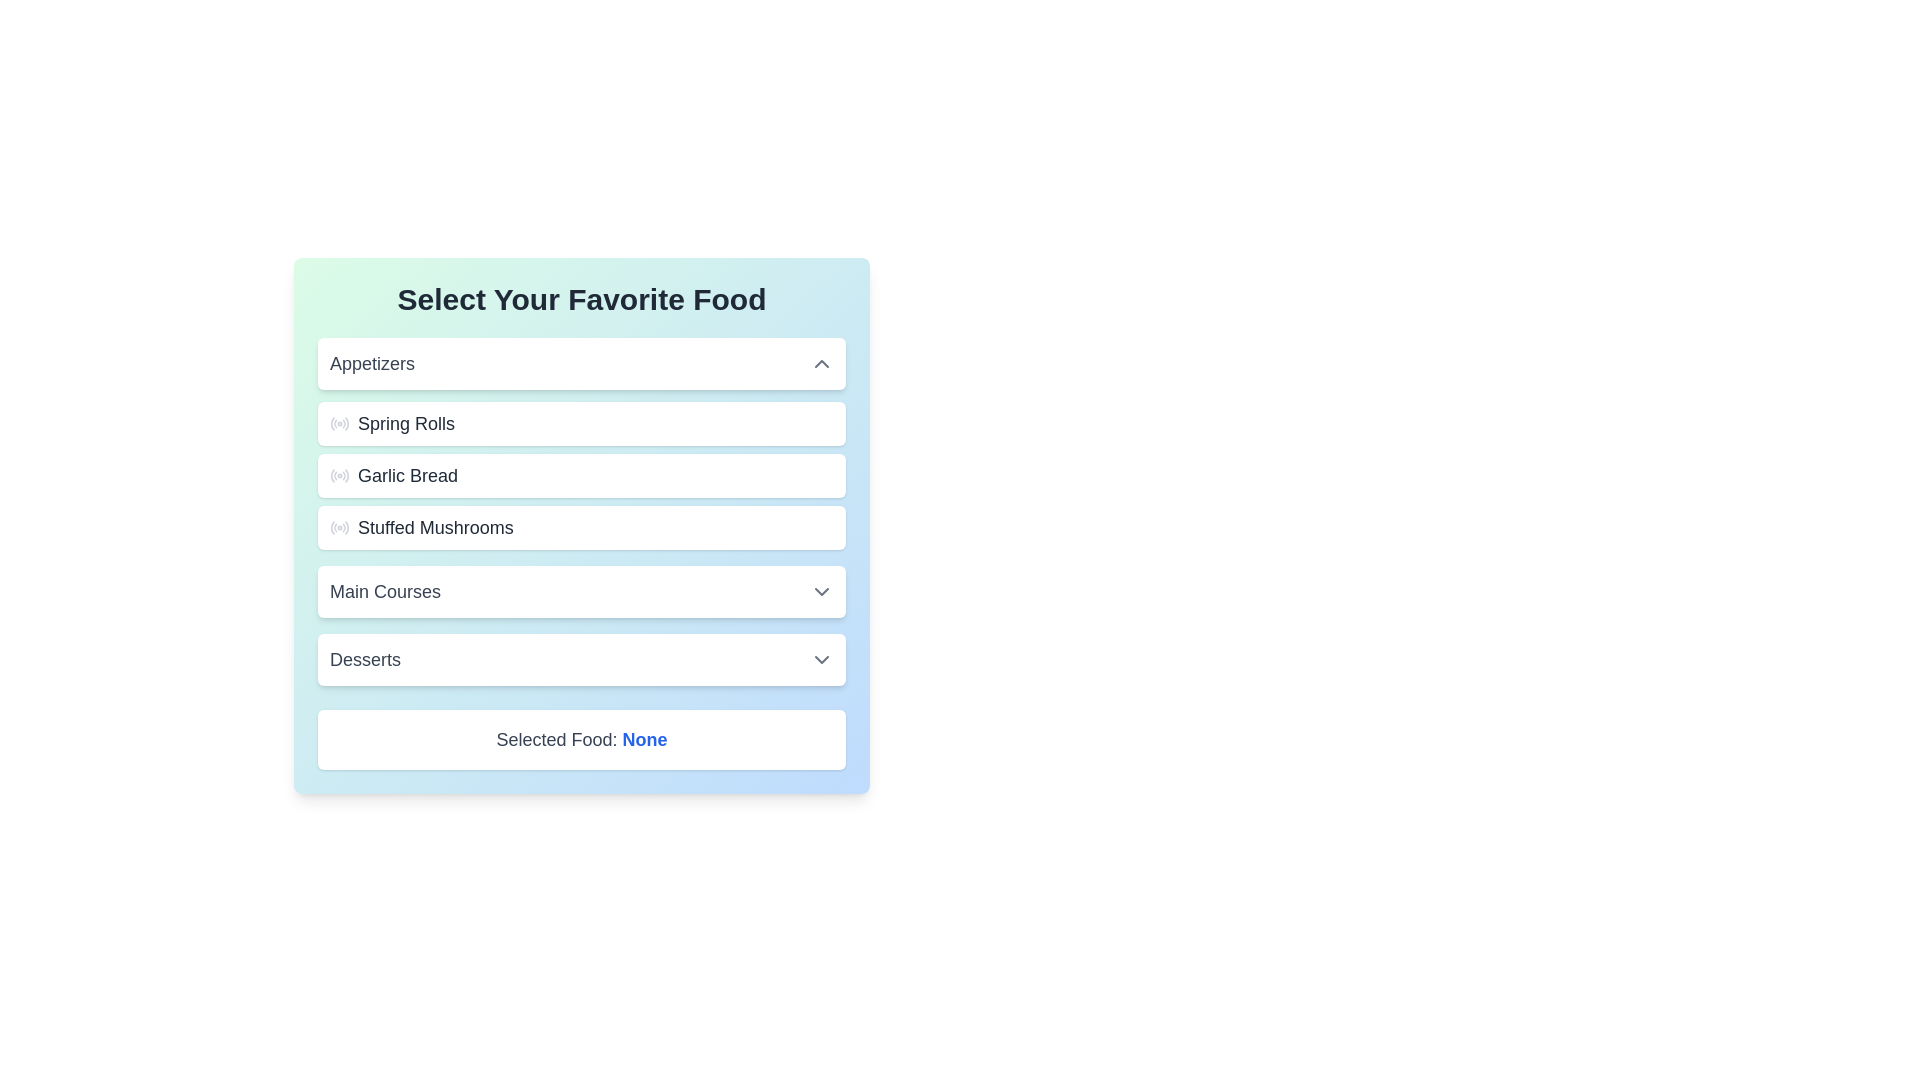  I want to click on the upward-pointing chevron icon styled in dark gray located at the far right of the 'Appetizers' section, so click(821, 363).